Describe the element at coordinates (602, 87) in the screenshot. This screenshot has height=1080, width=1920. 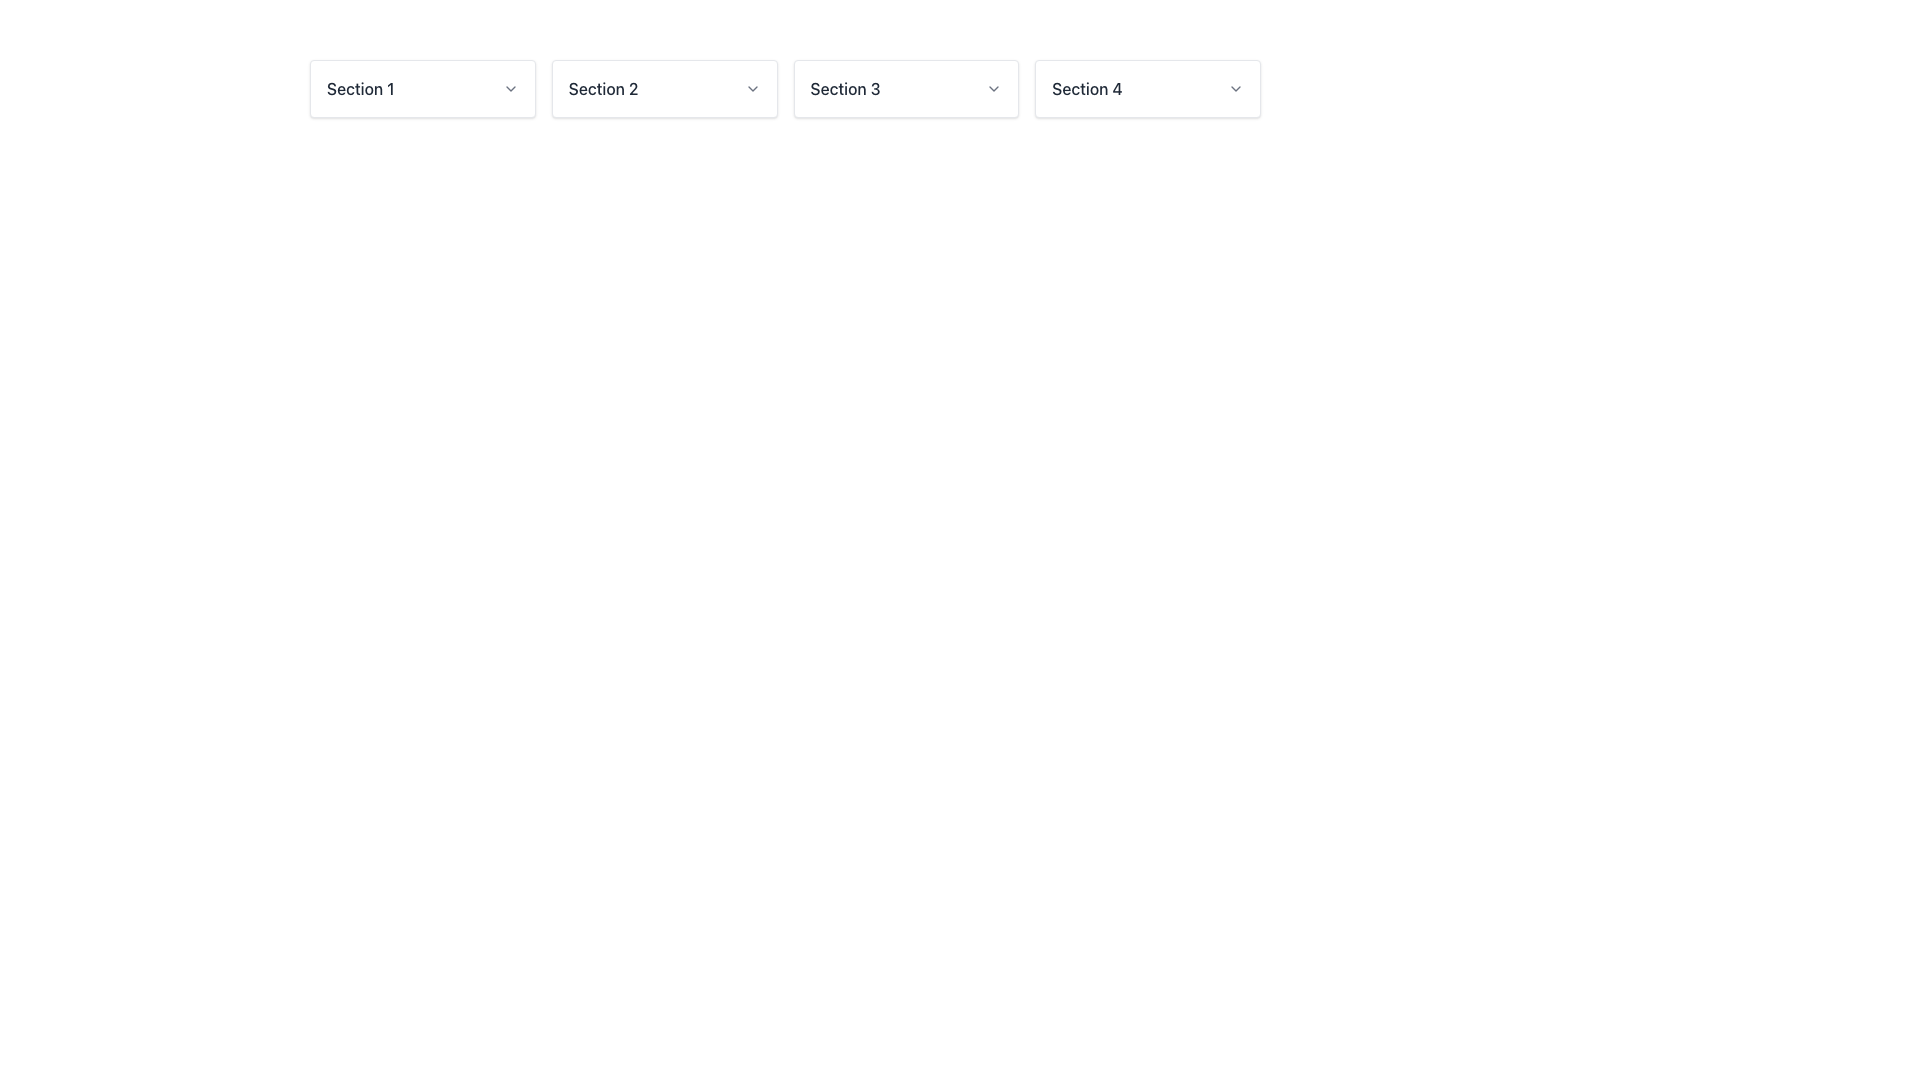
I see `the text label for 'Section 2', which serves as the label for its associated interactive menu or dropdown component, located in the upper-middle region of the interface` at that location.